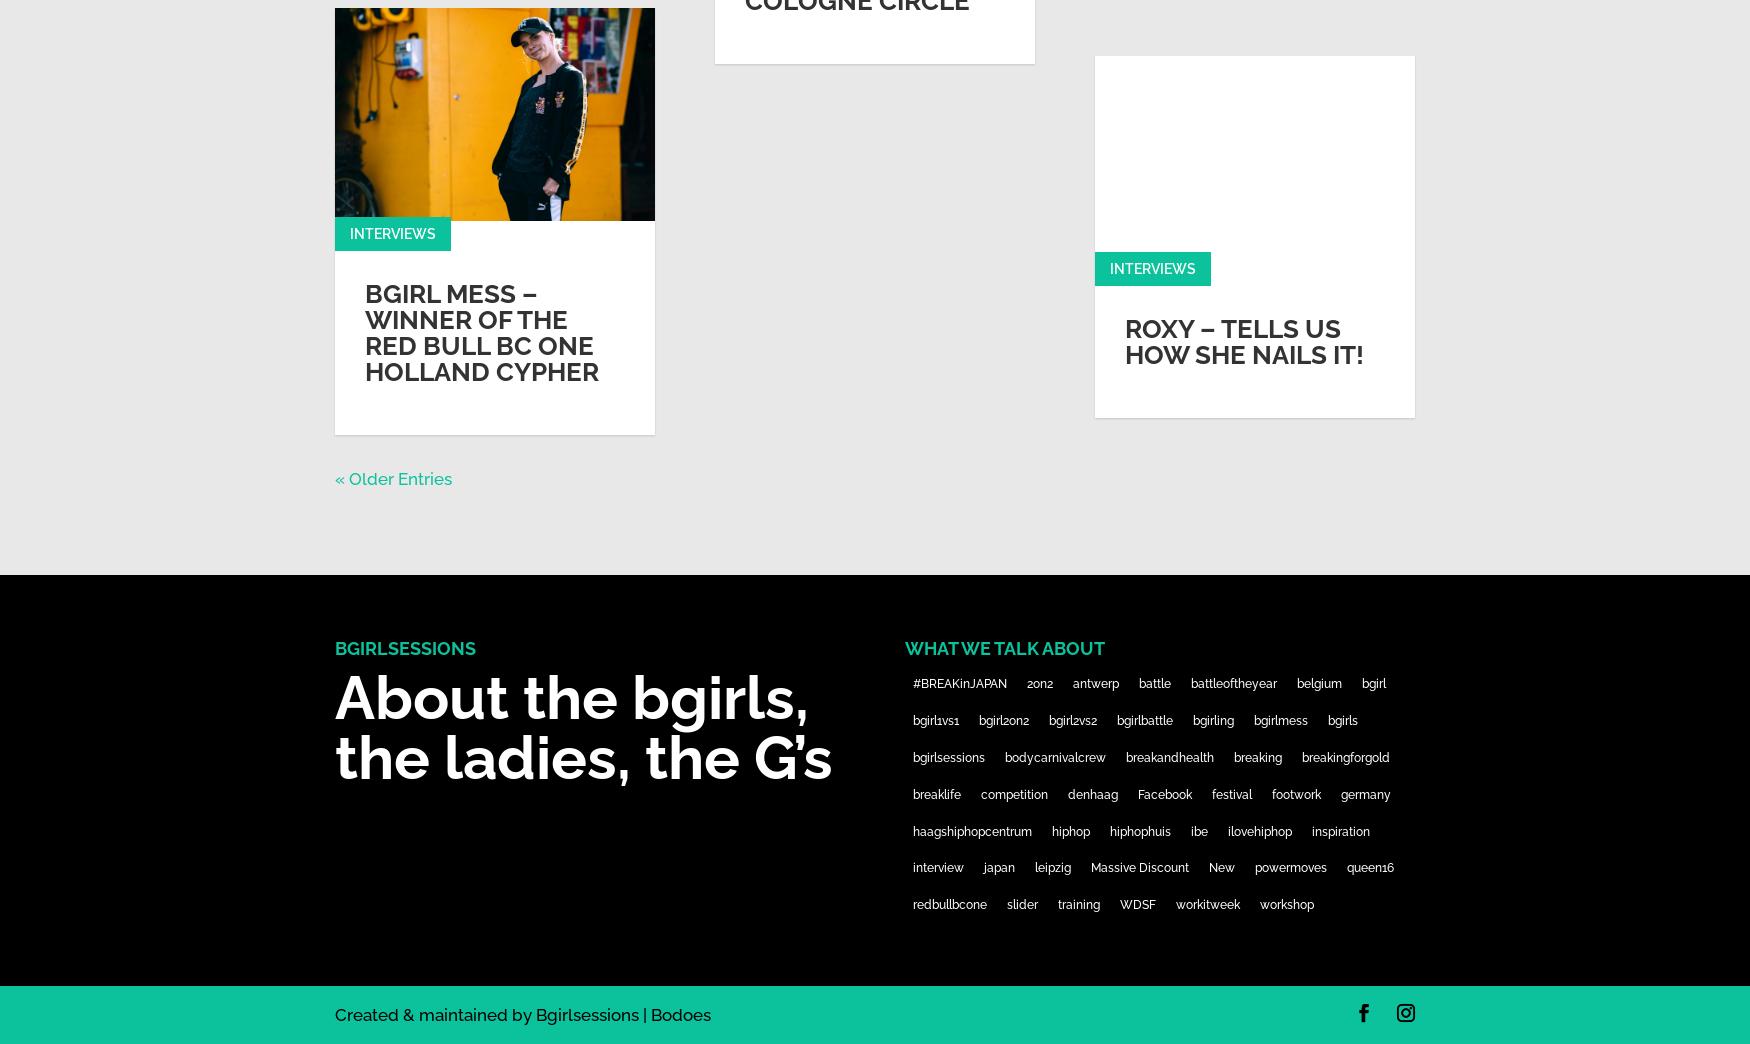  Describe the element at coordinates (910, 905) in the screenshot. I see `'redbullbcone'` at that location.